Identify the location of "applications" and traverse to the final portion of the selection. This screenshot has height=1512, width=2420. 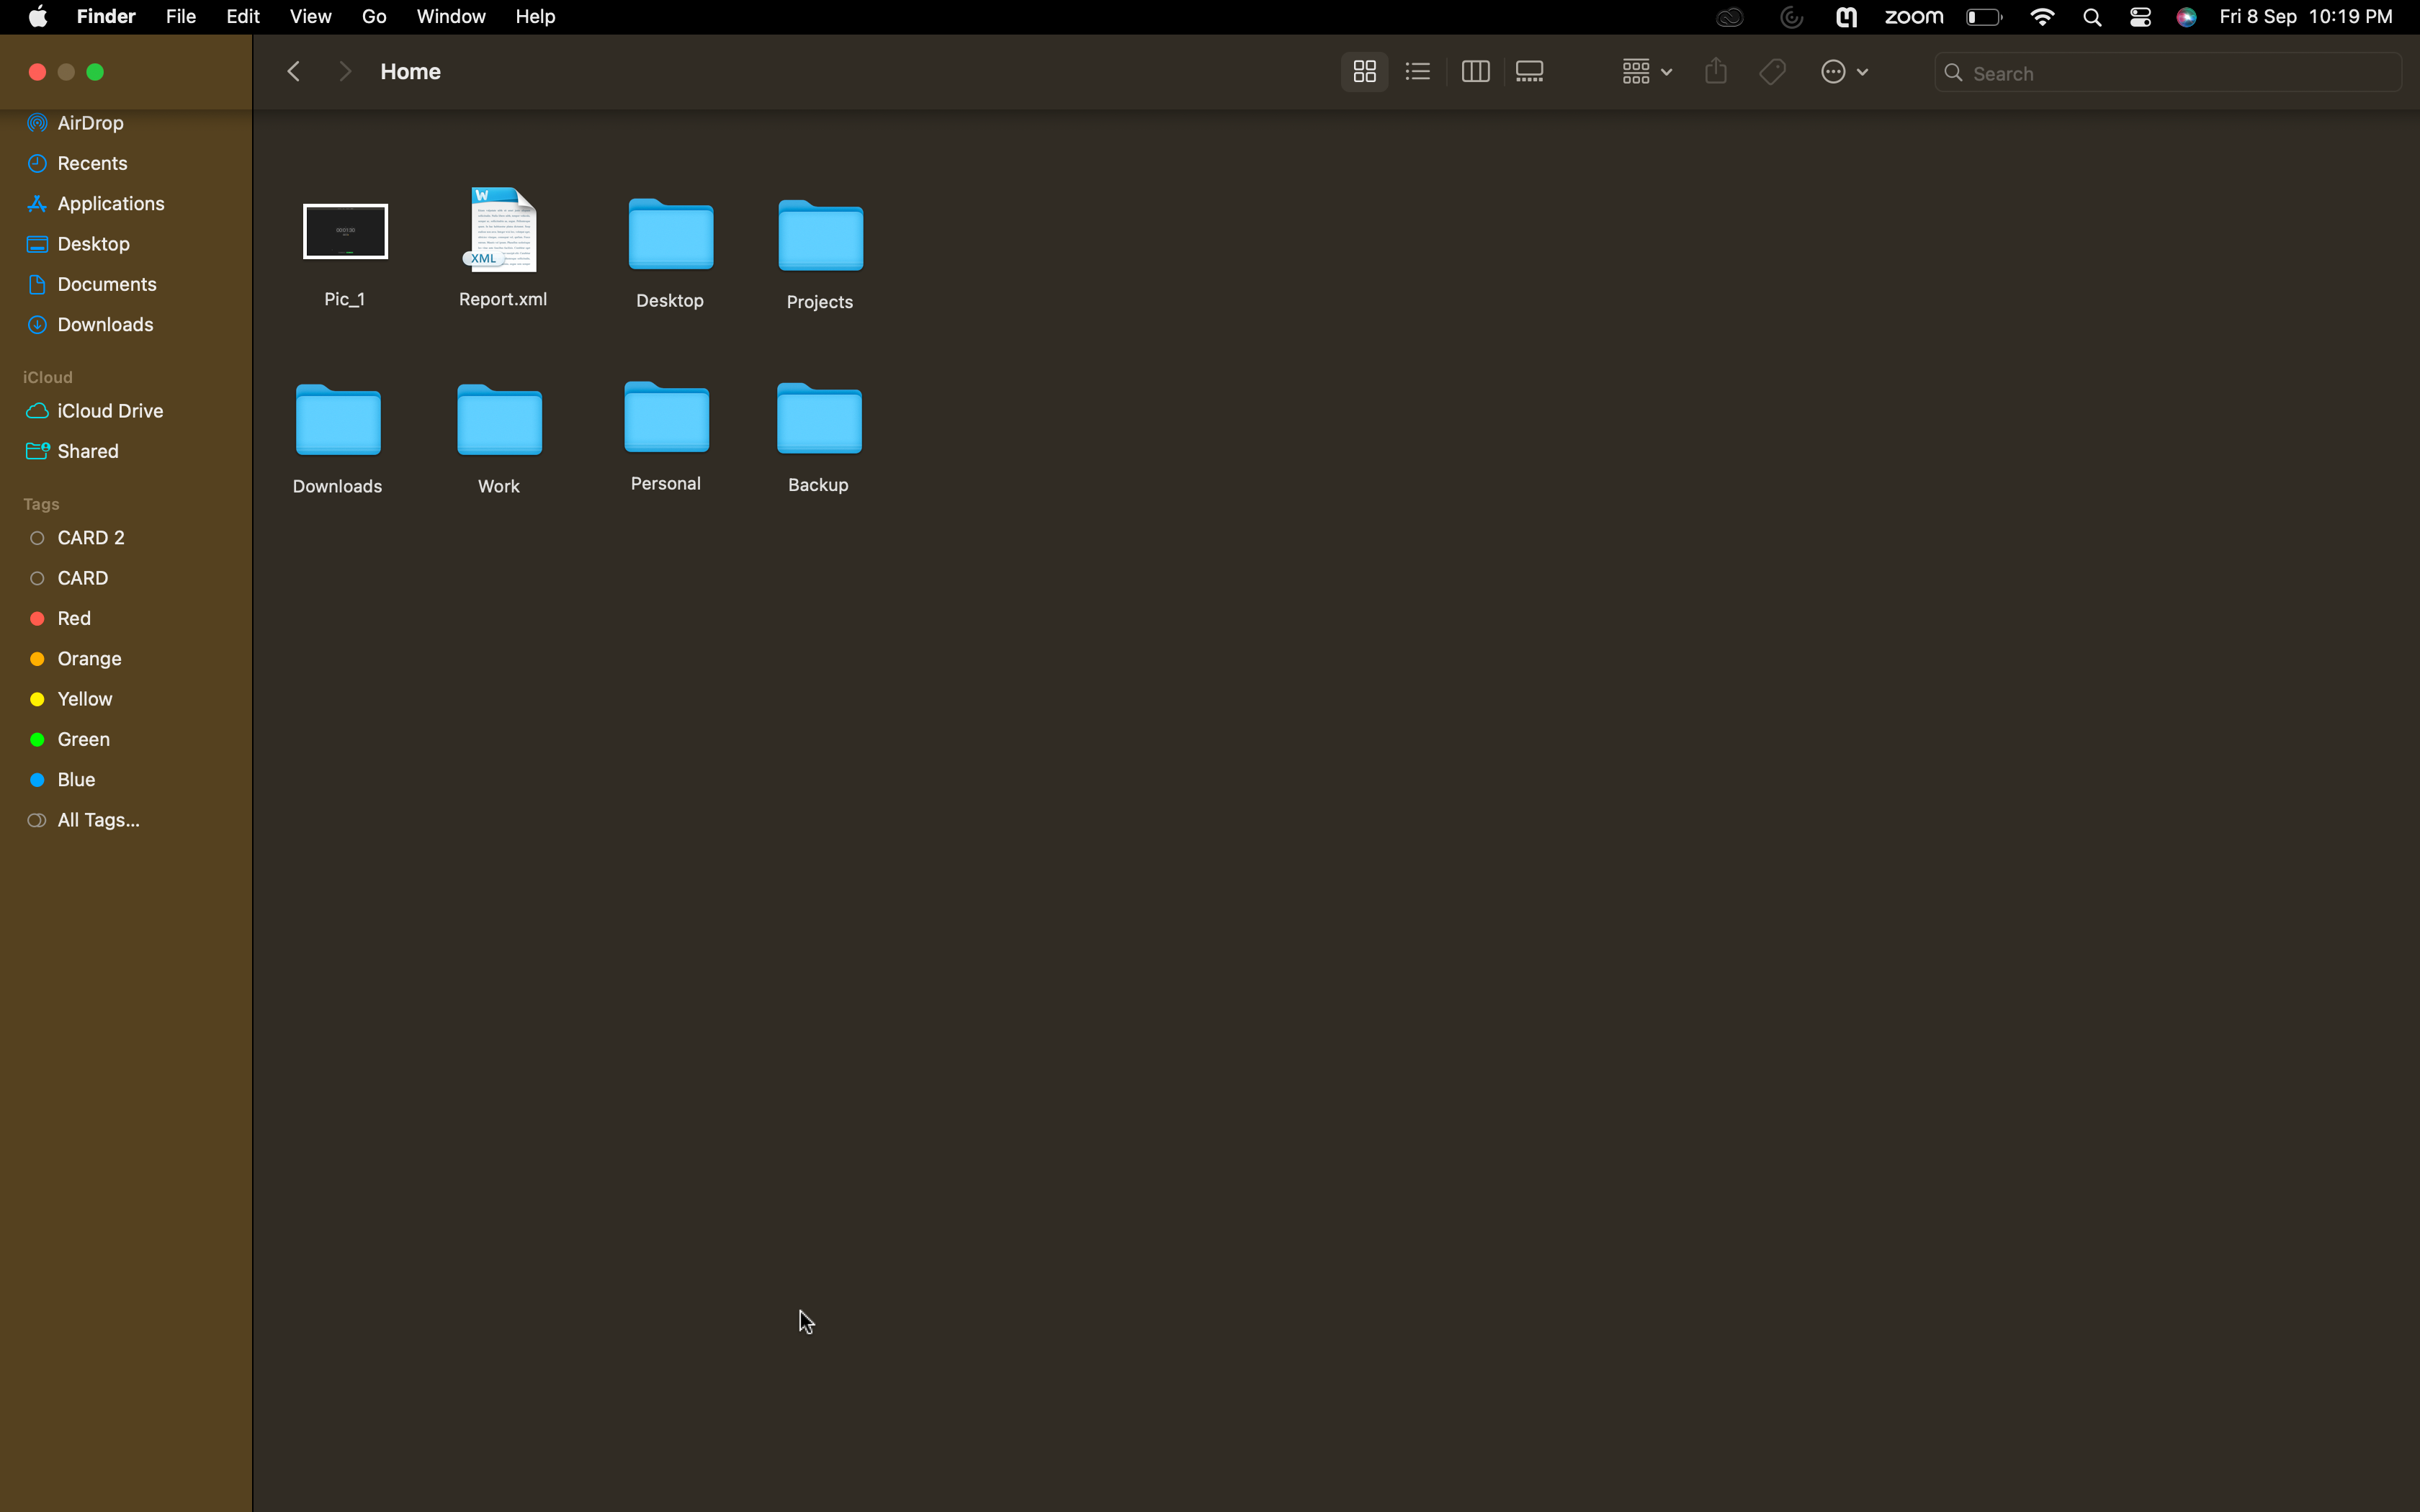
(118, 202).